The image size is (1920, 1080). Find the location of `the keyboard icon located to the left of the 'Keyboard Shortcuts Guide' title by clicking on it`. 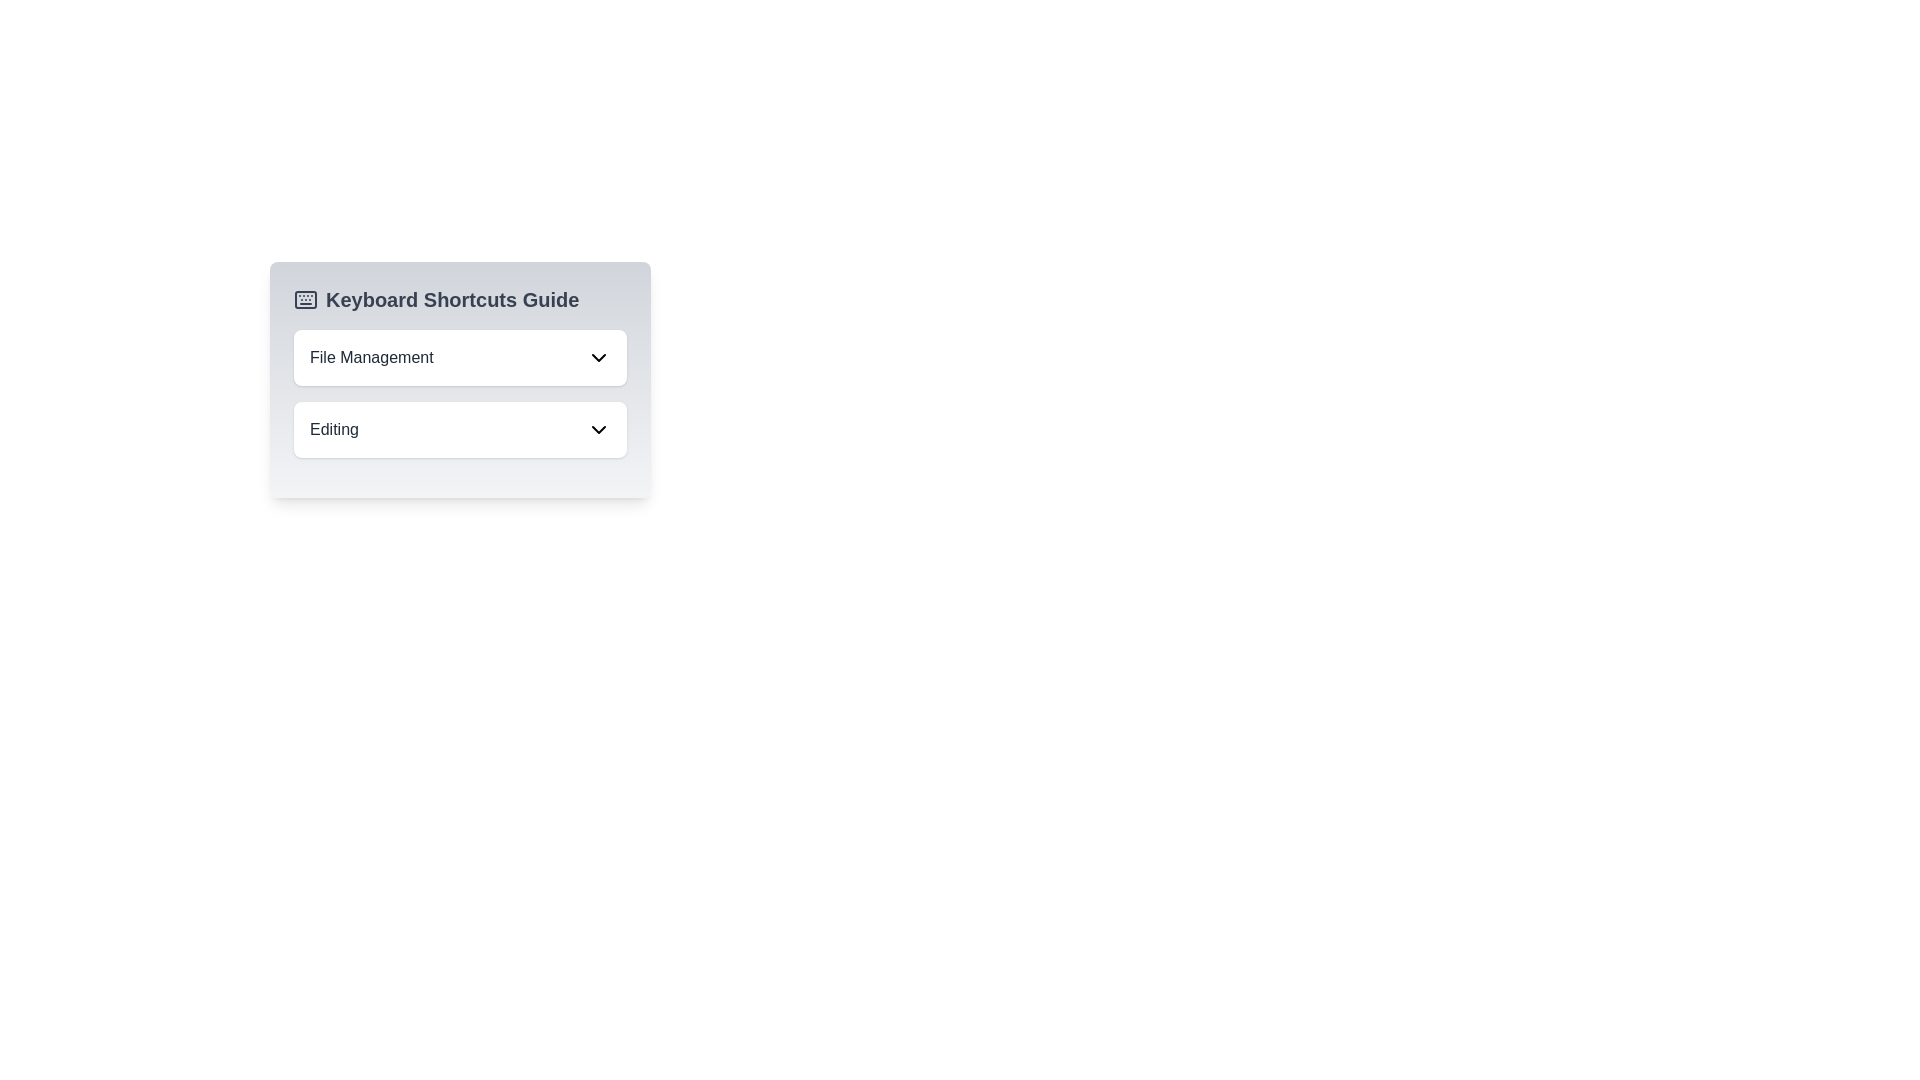

the keyboard icon located to the left of the 'Keyboard Shortcuts Guide' title by clicking on it is located at coordinates (305, 300).